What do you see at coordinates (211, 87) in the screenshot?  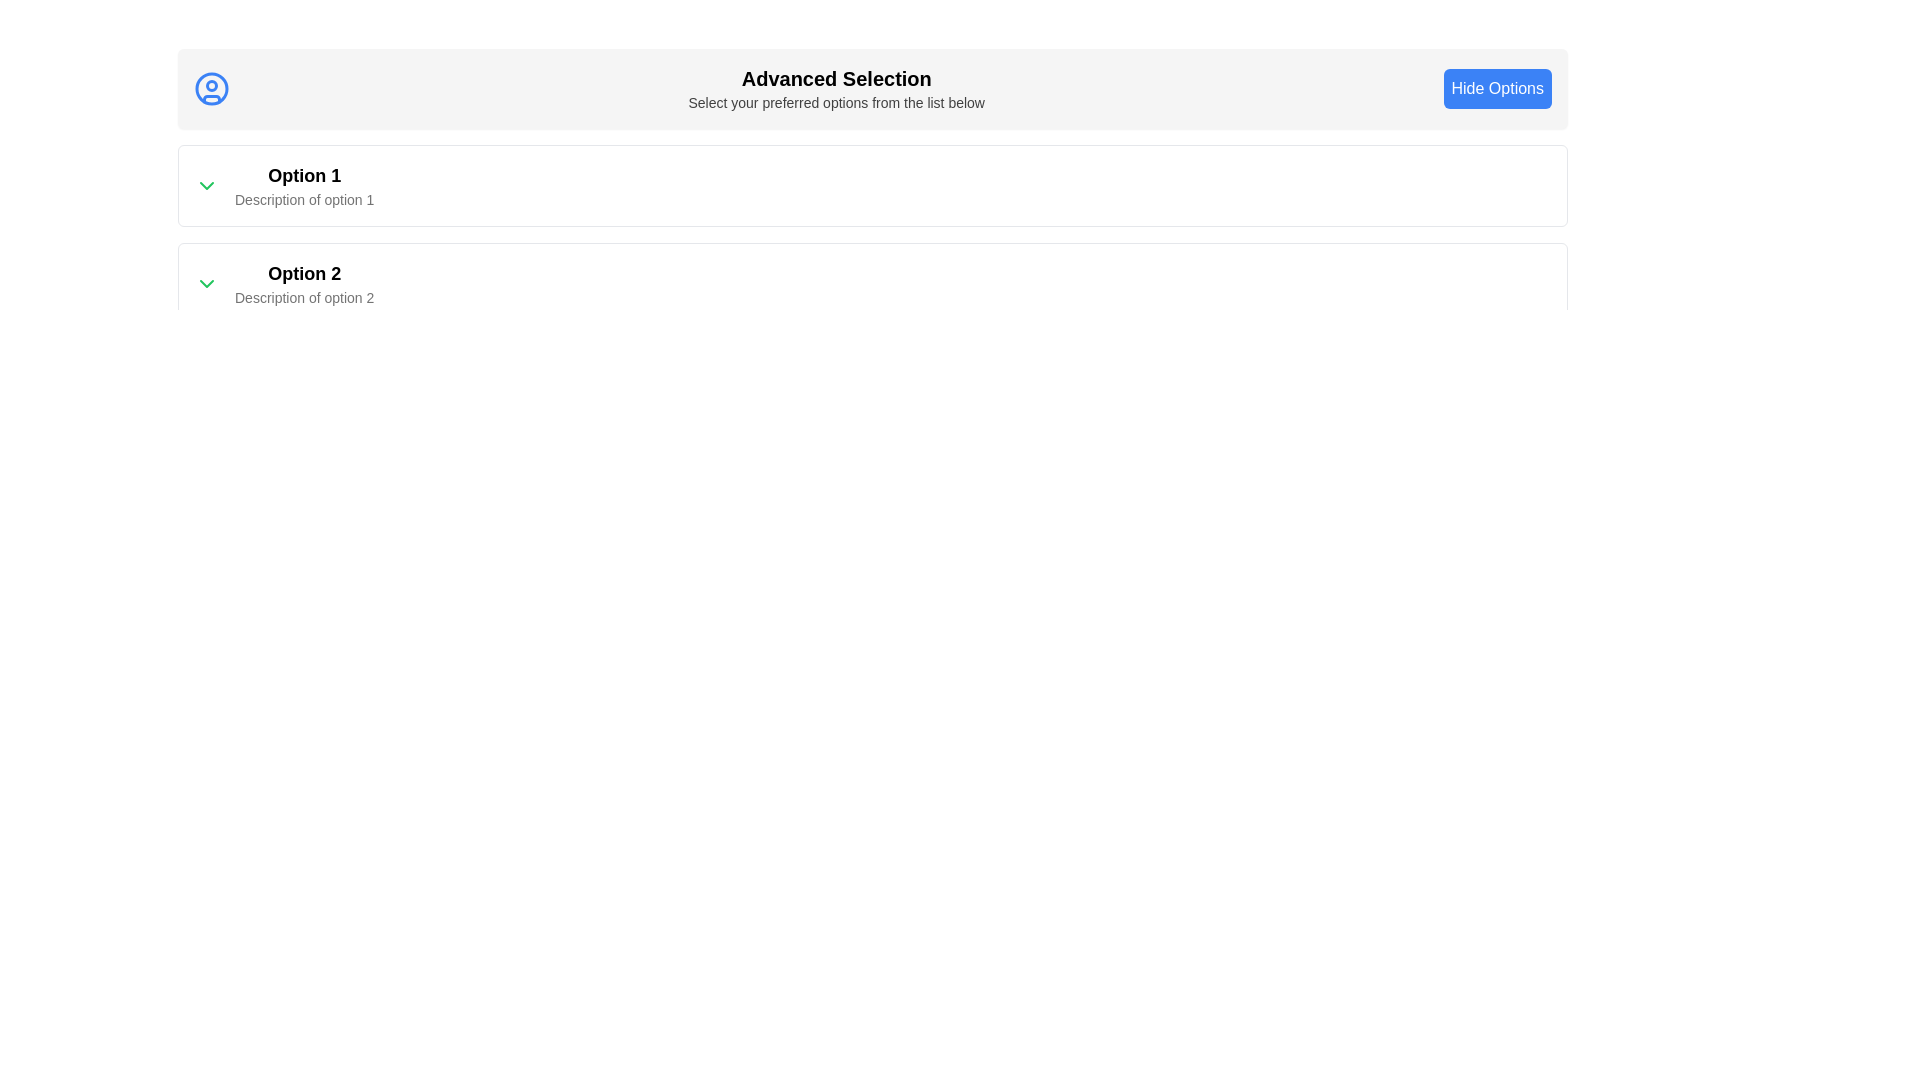 I see `the user silhouette icon with a blue outline located at the top left corner of the header section, next to the text 'Advanced Selection'` at bounding box center [211, 87].